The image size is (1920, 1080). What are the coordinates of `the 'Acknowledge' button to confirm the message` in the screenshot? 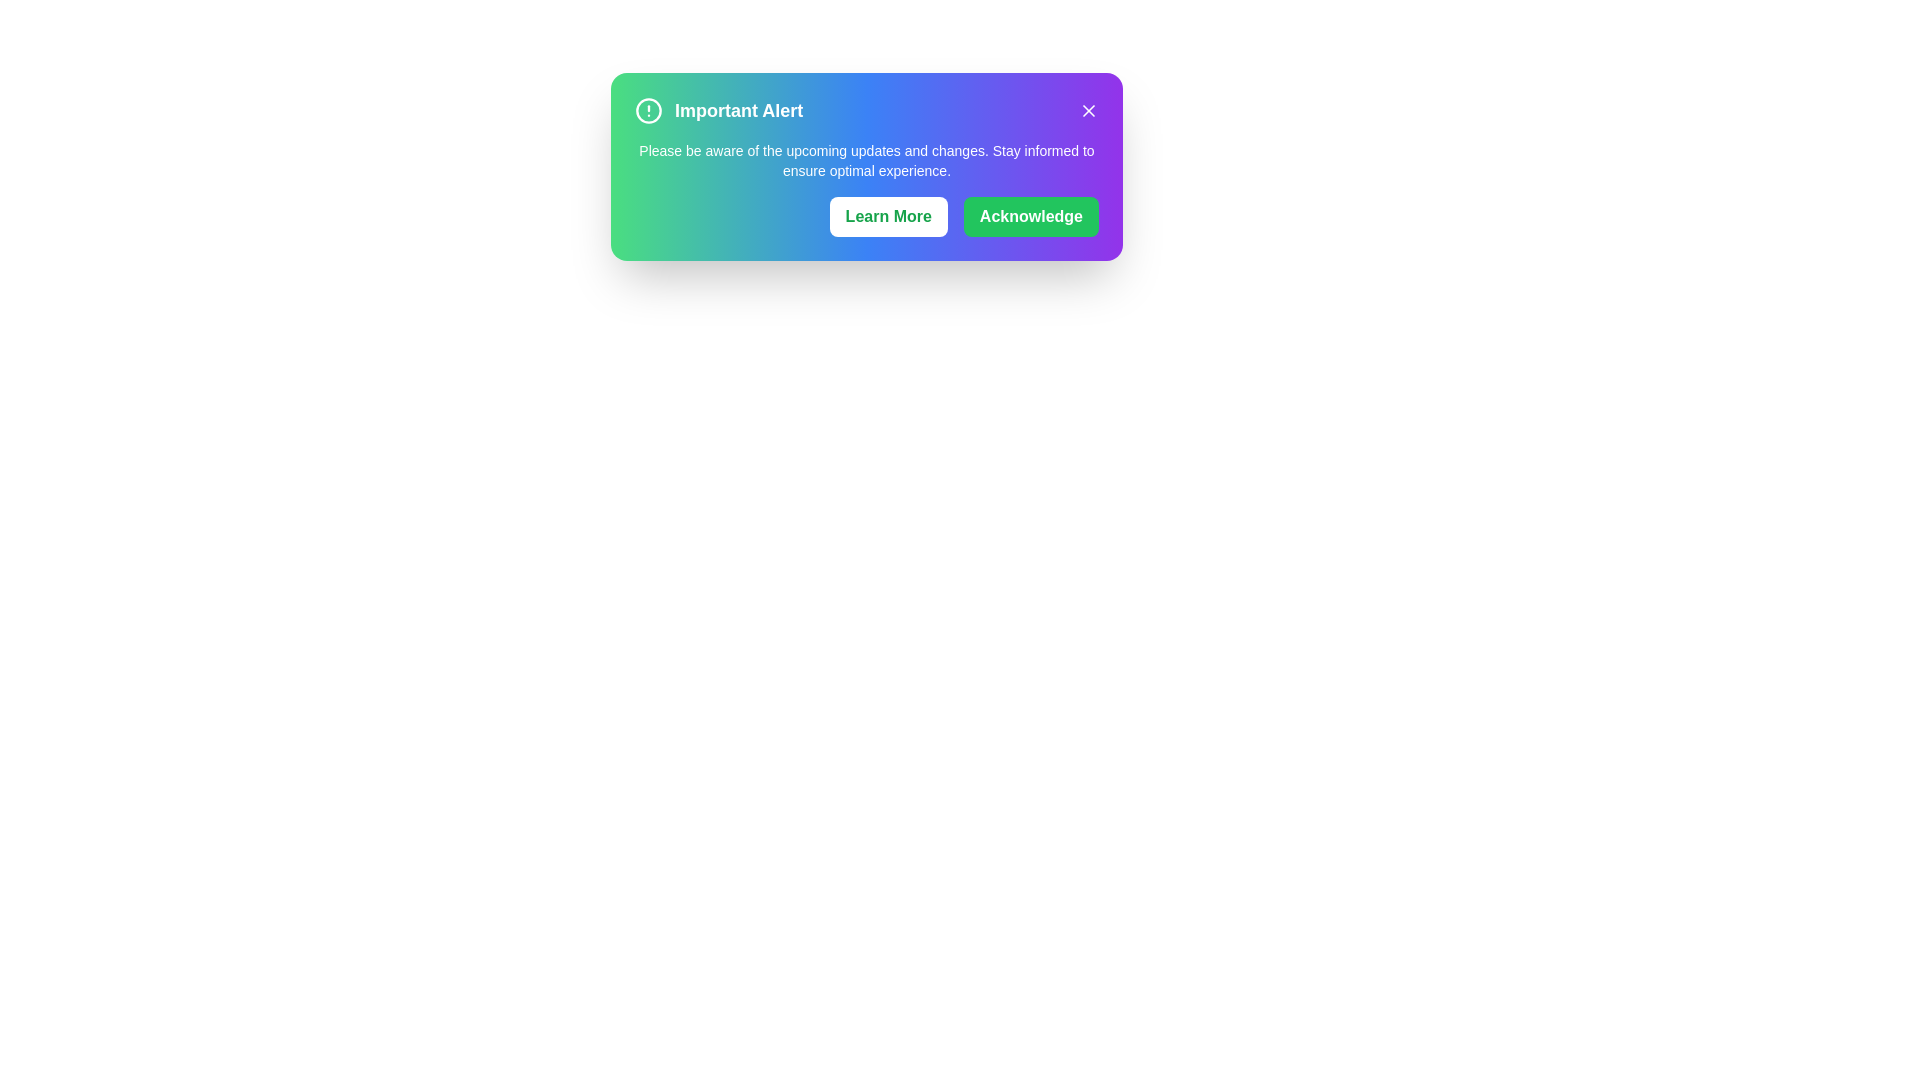 It's located at (1031, 216).